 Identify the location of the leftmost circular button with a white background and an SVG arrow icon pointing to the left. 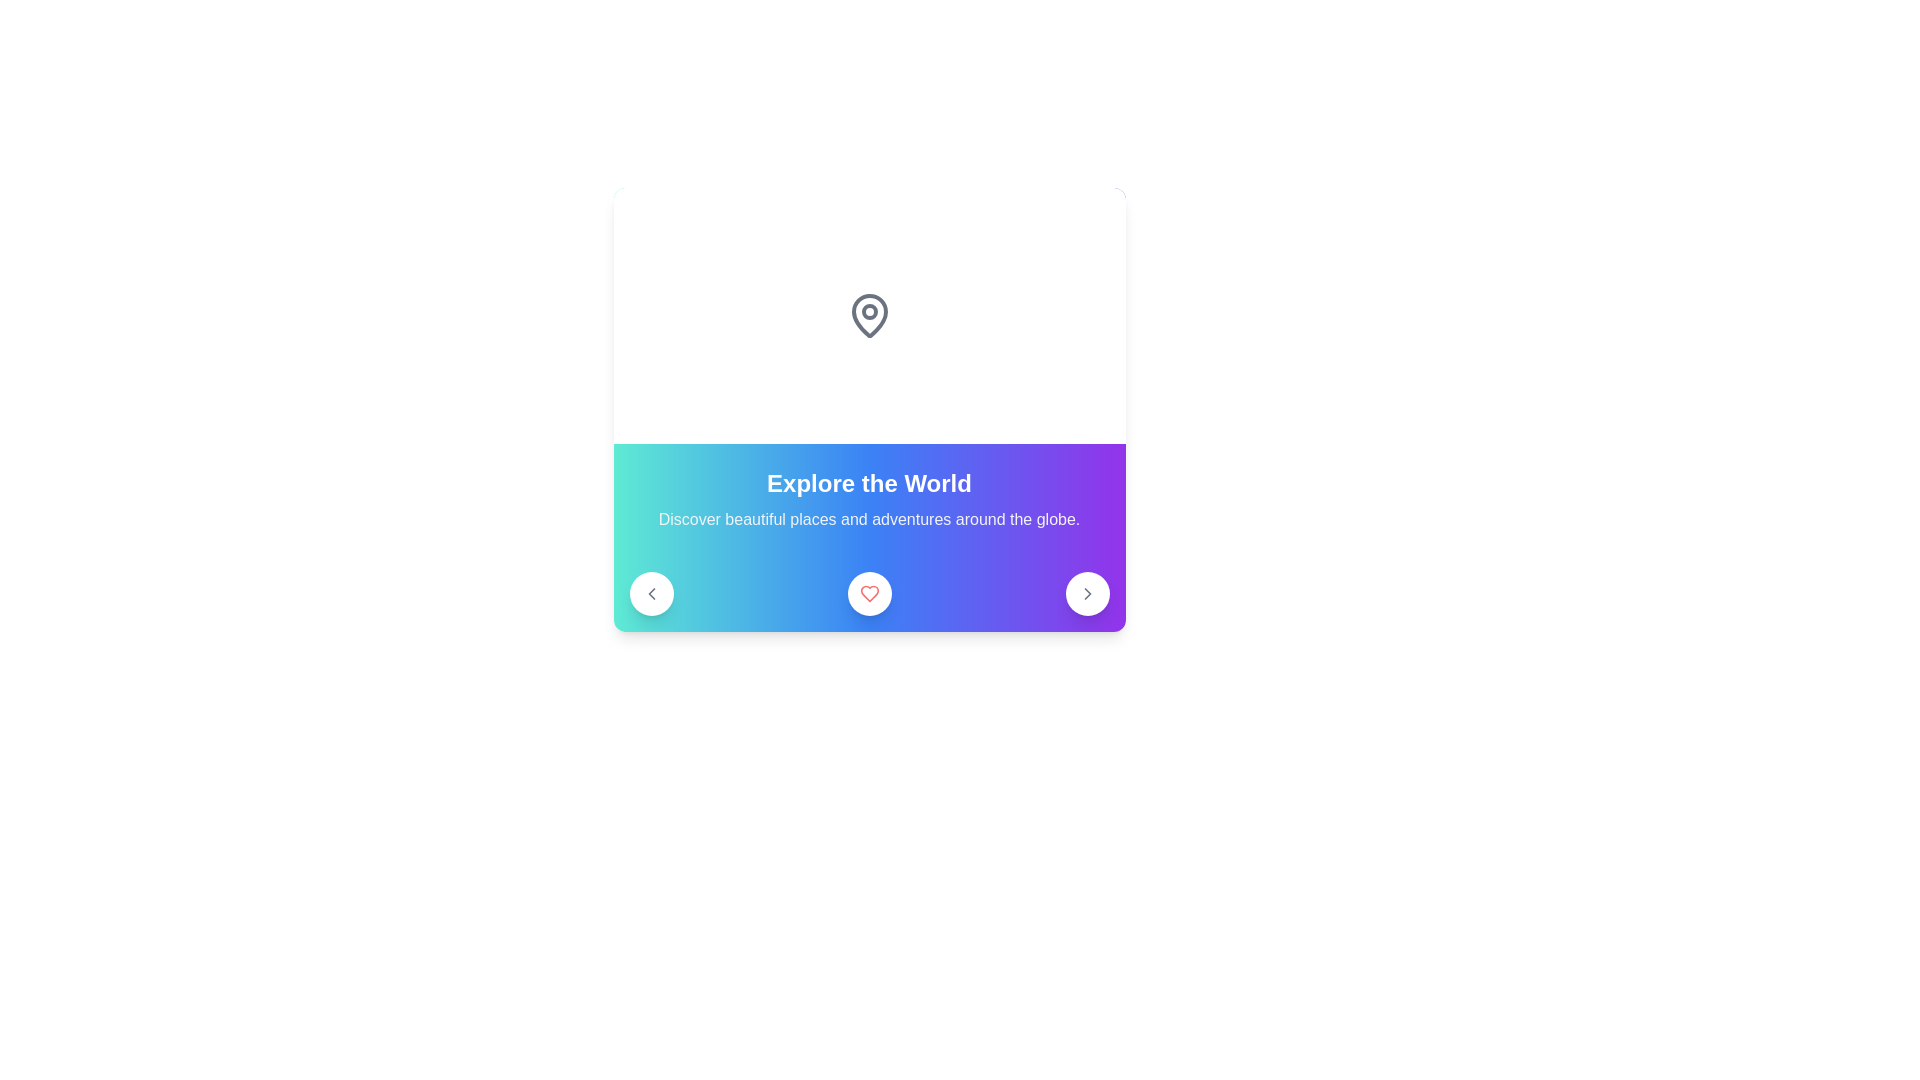
(651, 593).